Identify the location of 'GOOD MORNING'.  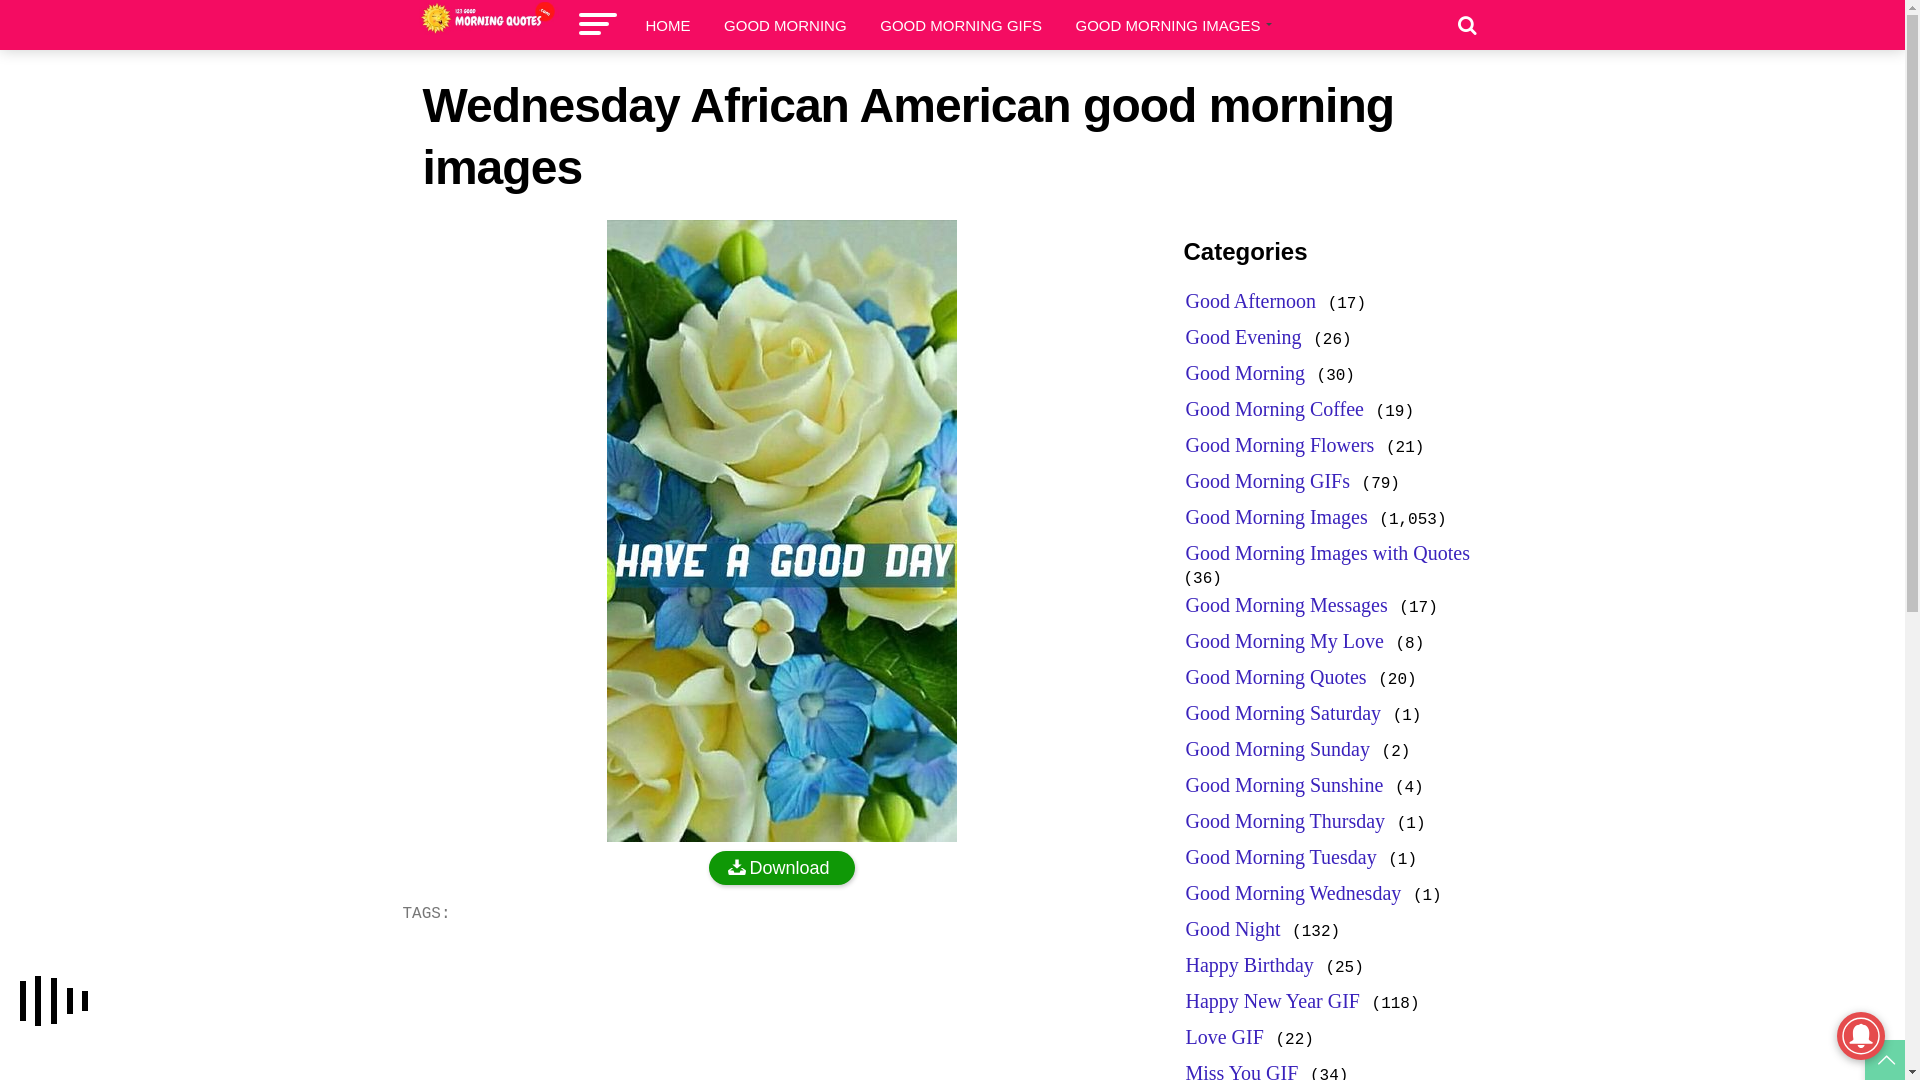
(784, 25).